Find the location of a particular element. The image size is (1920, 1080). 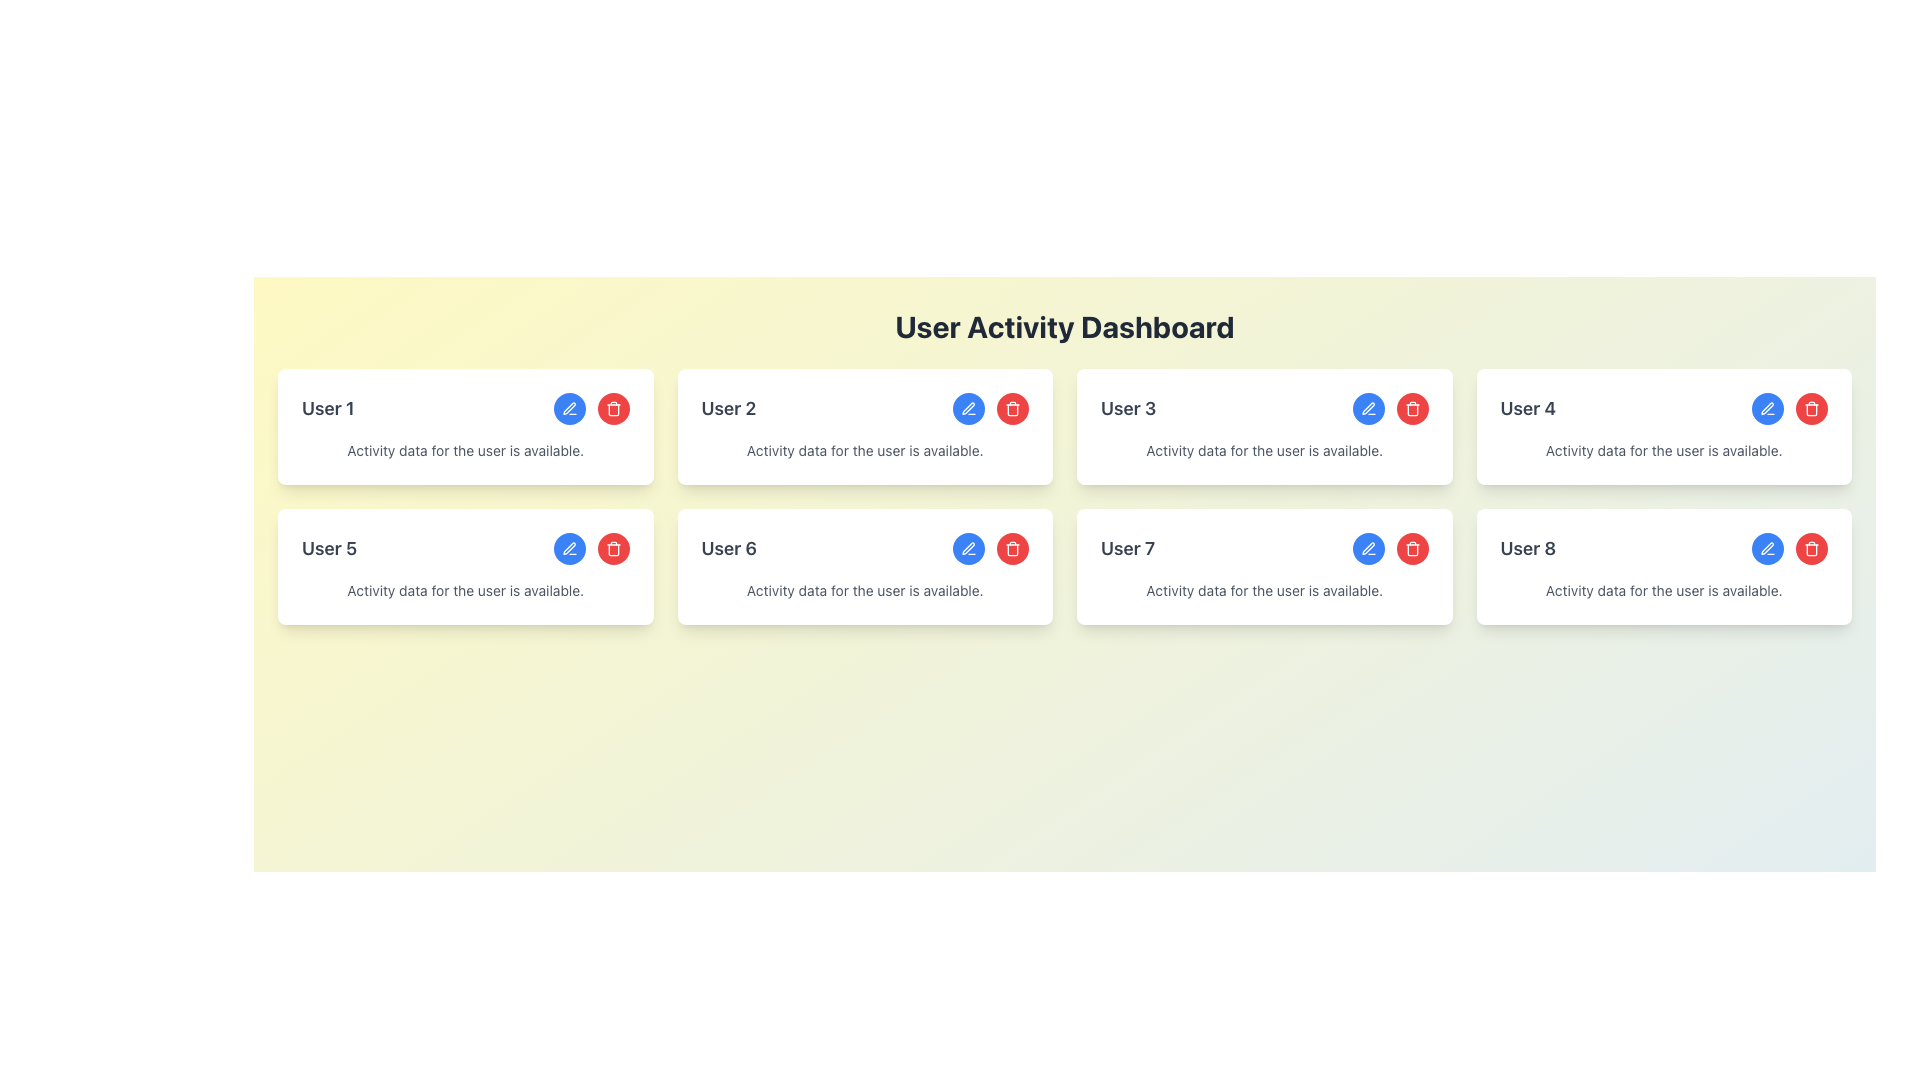

the small blue circular button with a pen icon for editing, located in the 'User 5' card on the second row, first column is located at coordinates (568, 548).